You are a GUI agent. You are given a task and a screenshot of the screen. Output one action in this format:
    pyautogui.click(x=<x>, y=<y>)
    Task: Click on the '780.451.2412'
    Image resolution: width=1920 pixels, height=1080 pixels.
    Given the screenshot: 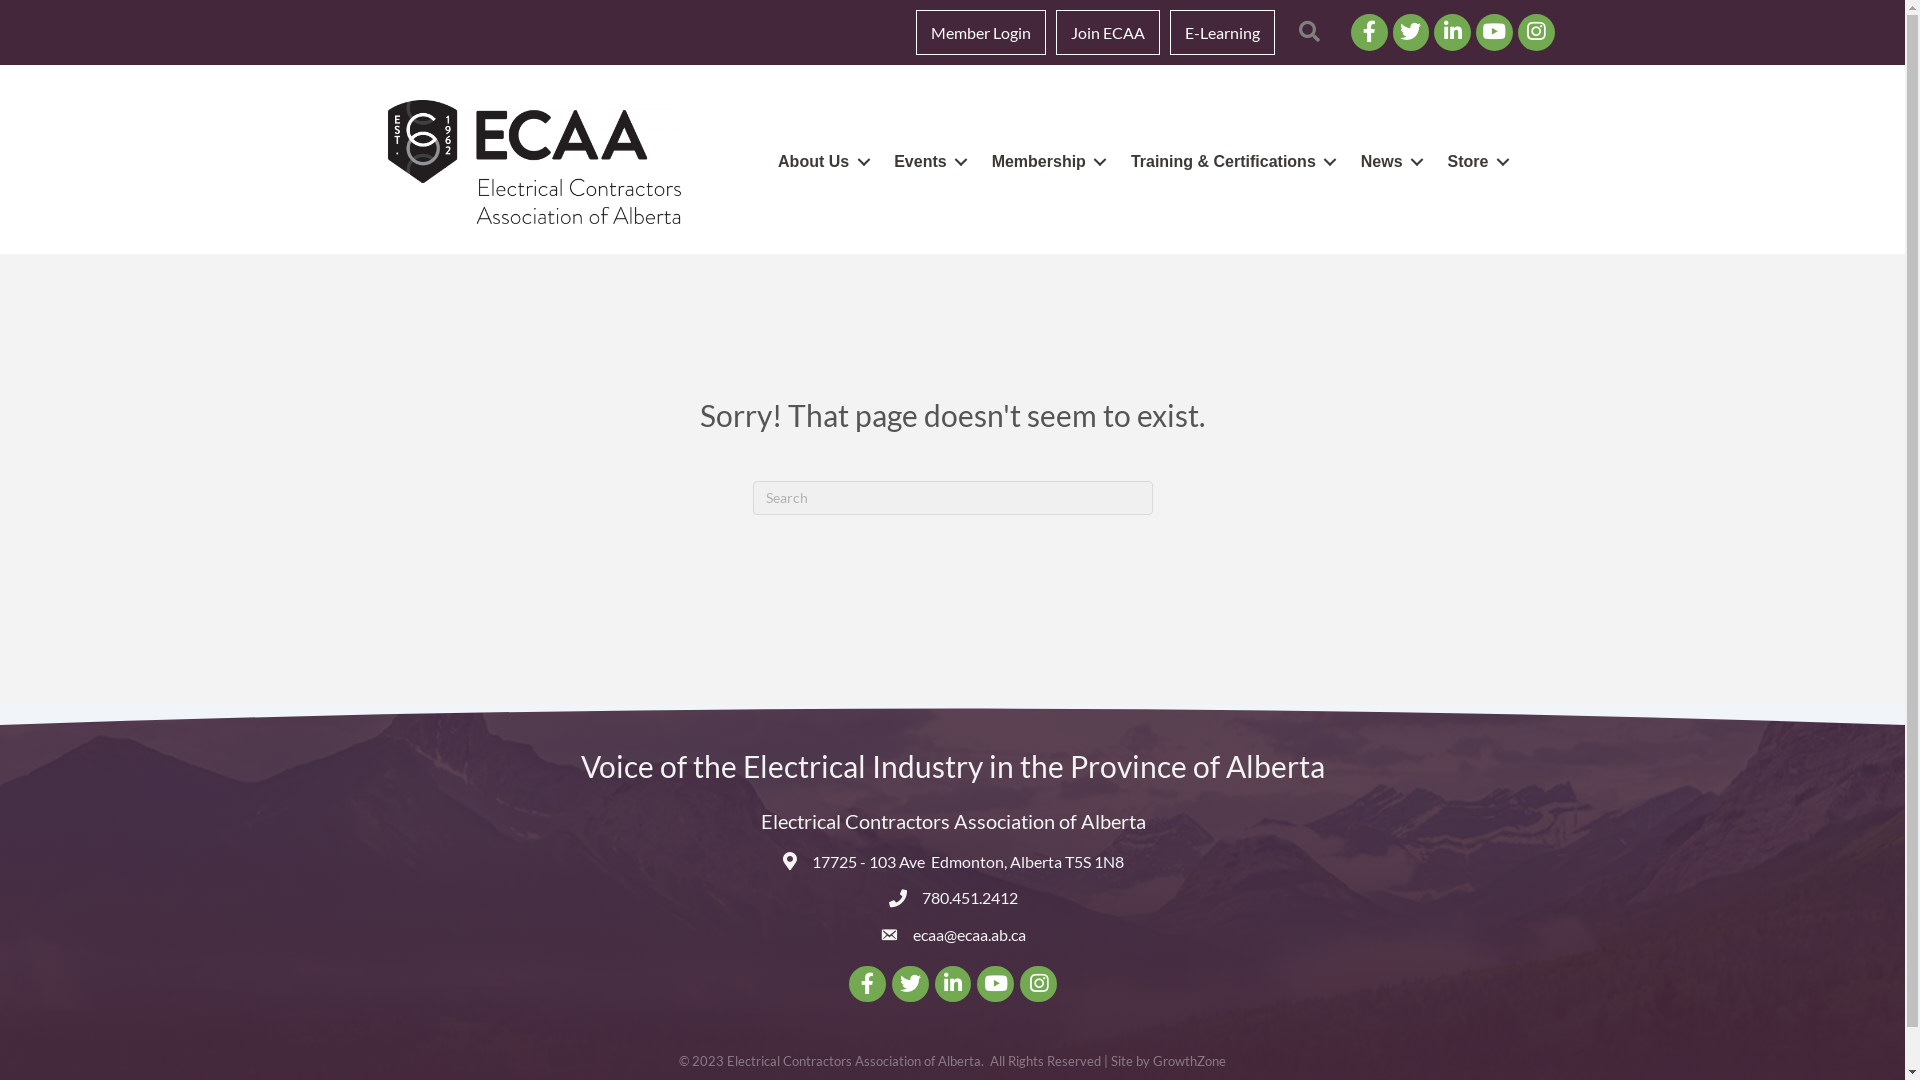 What is the action you would take?
    pyautogui.click(x=969, y=896)
    